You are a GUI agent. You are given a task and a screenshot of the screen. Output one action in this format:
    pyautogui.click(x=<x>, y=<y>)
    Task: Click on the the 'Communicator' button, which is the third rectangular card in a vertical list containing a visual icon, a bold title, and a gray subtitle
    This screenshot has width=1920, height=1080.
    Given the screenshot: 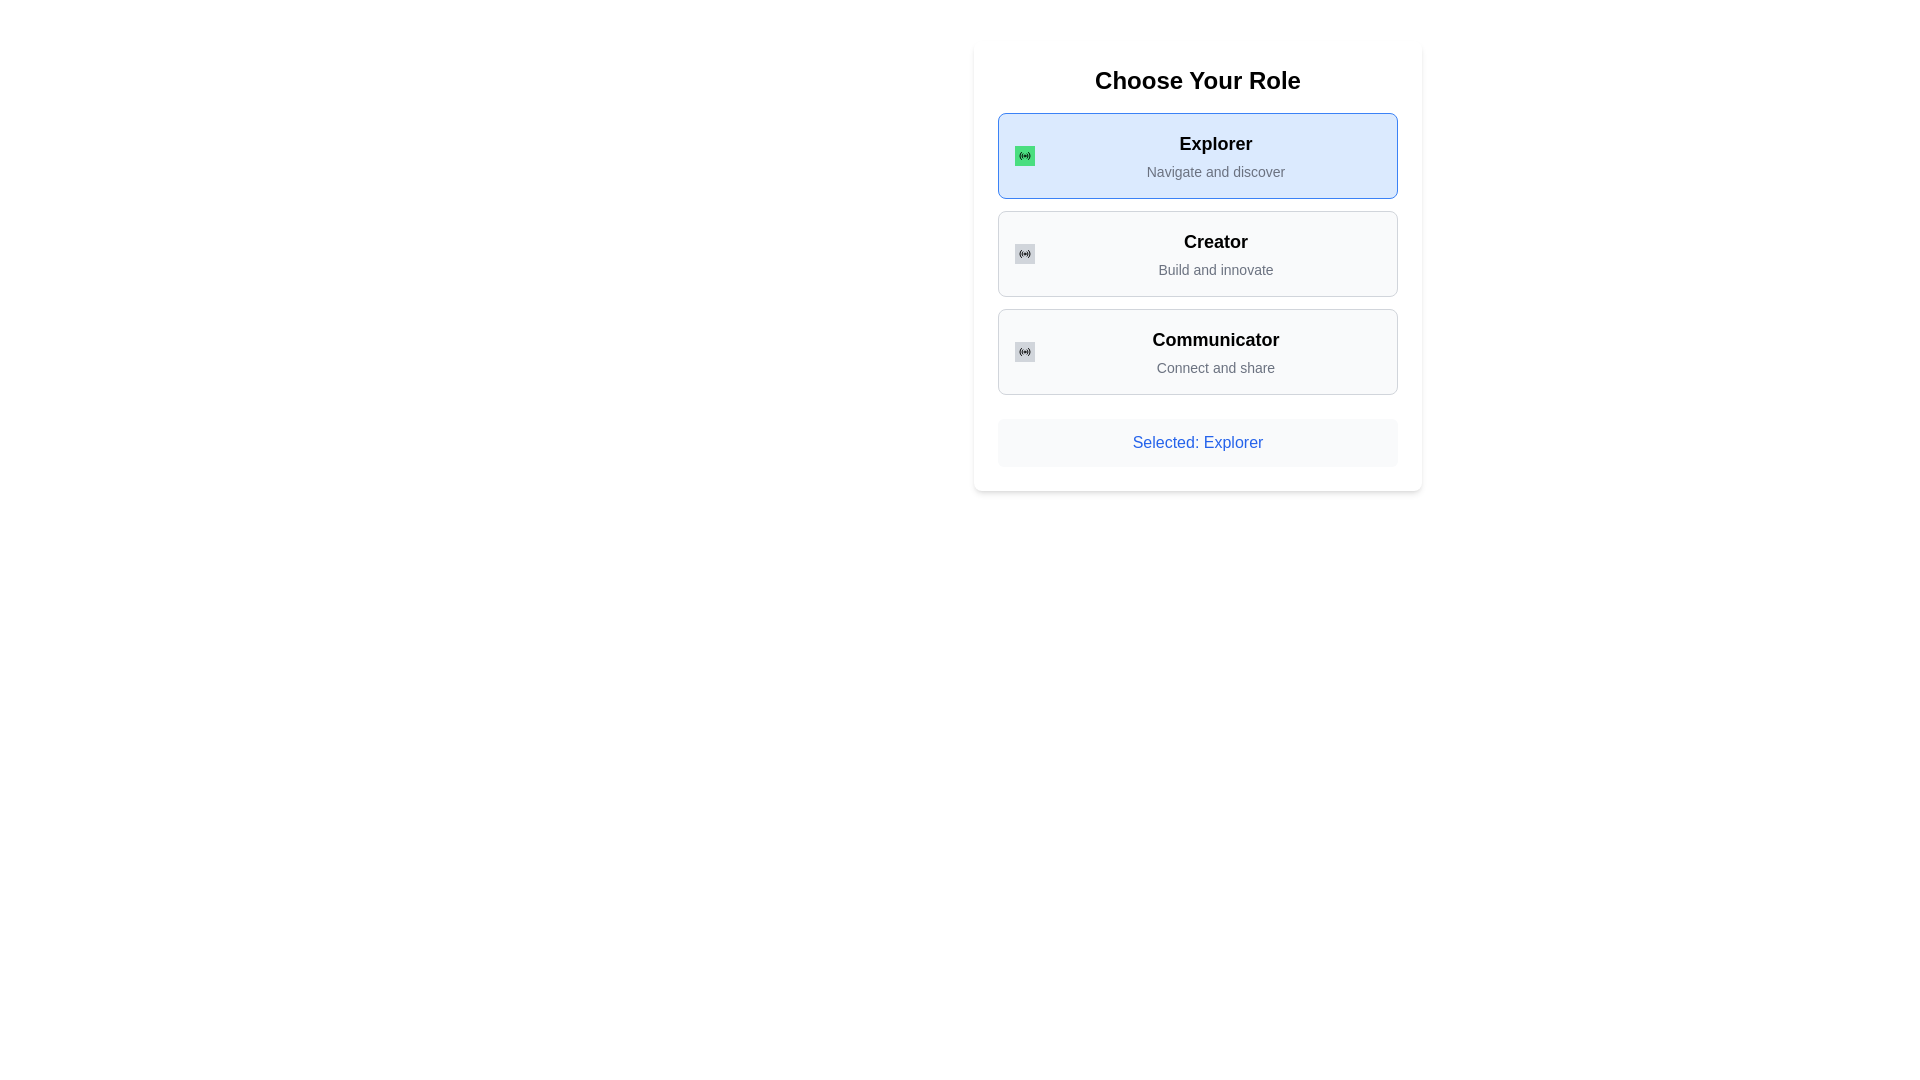 What is the action you would take?
    pyautogui.click(x=1198, y=350)
    